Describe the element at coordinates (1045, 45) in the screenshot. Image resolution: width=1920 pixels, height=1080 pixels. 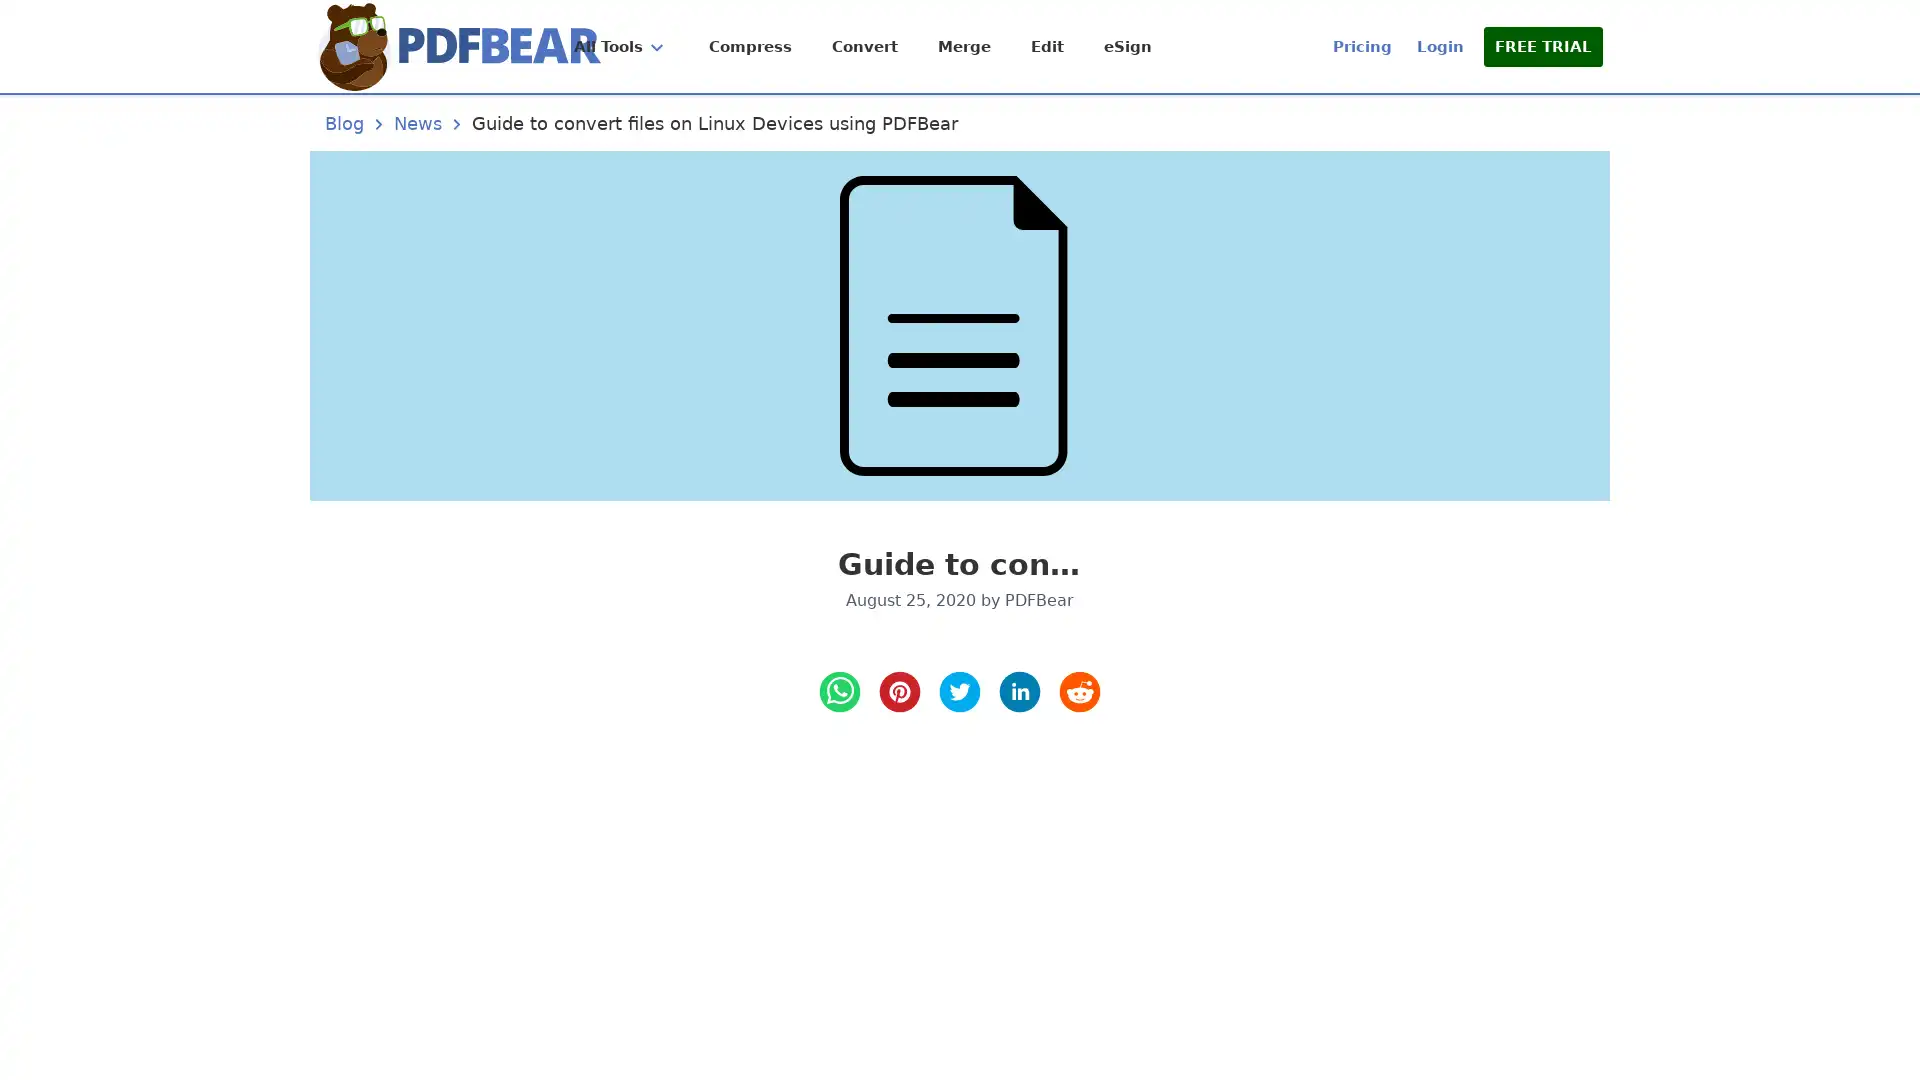
I see `Edit` at that location.